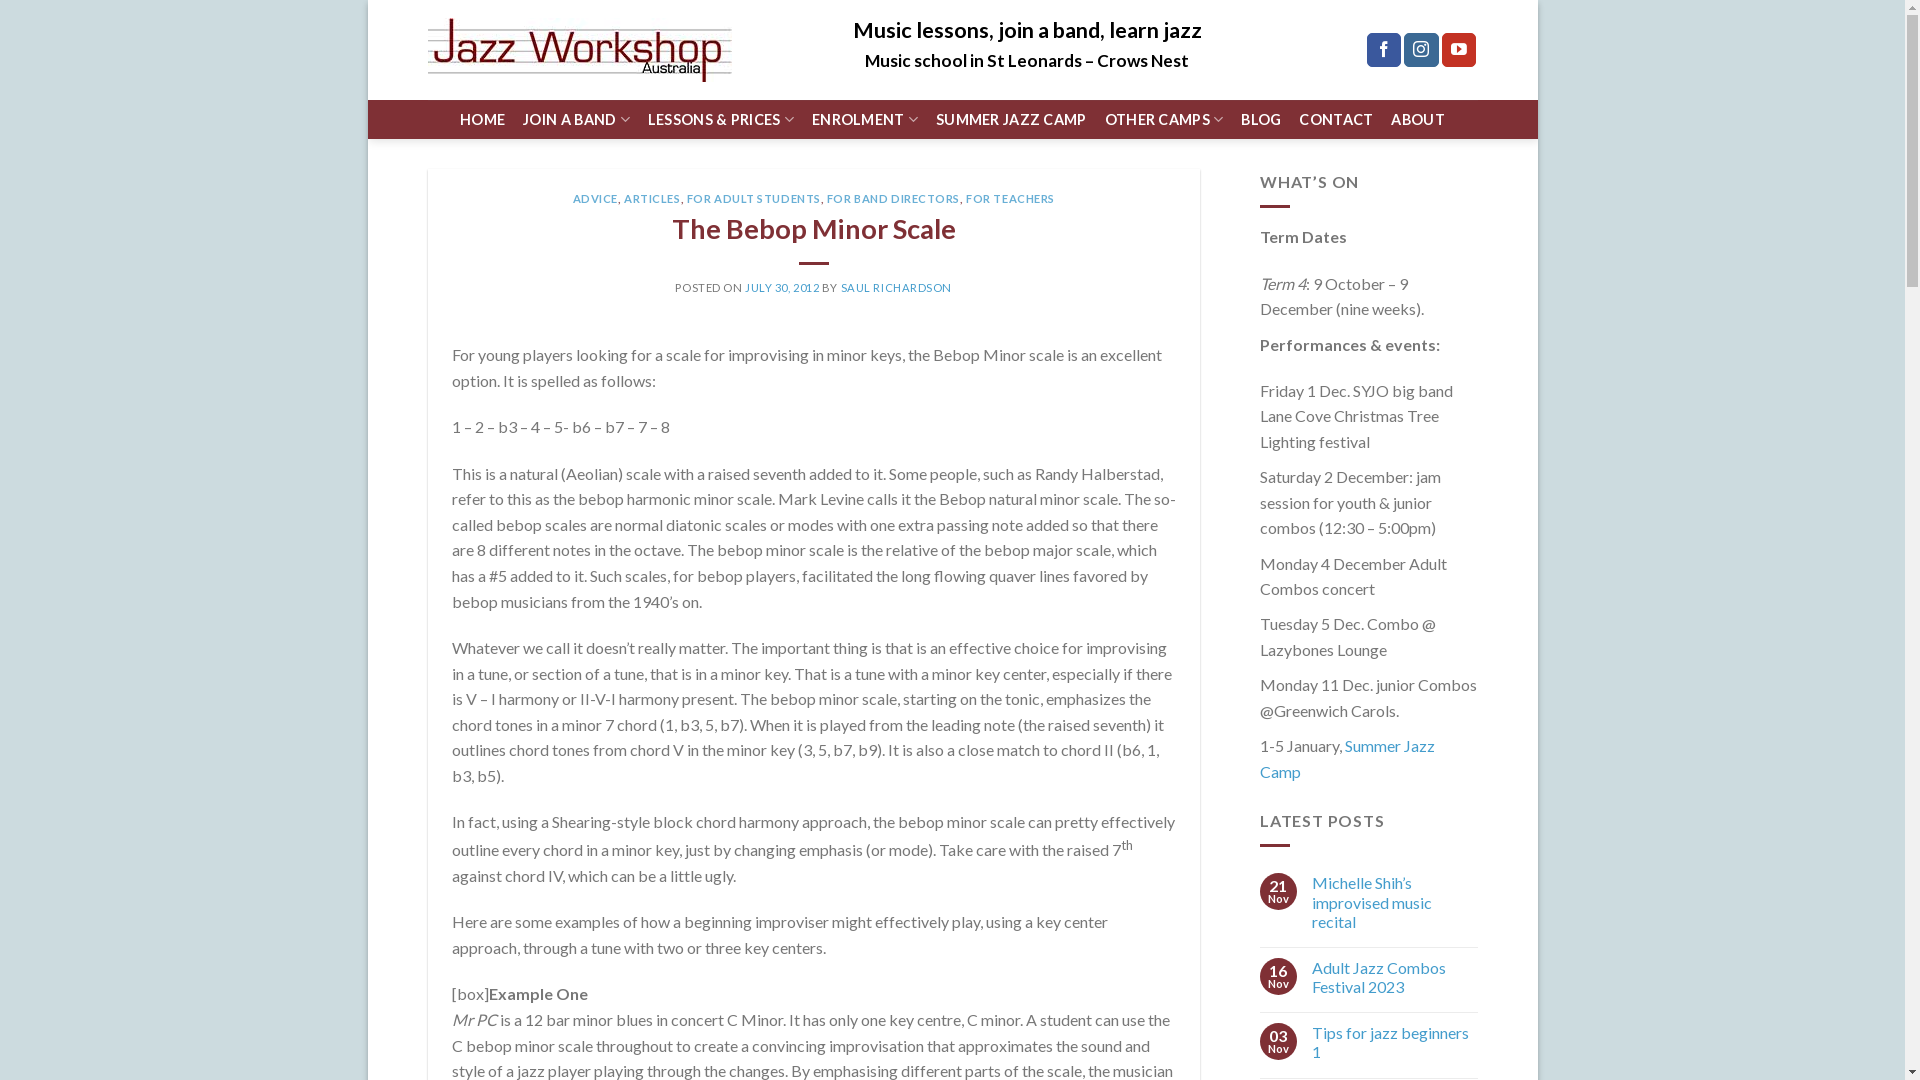 This screenshot has height=1080, width=1920. What do you see at coordinates (864, 119) in the screenshot?
I see `'ENROLMENT'` at bounding box center [864, 119].